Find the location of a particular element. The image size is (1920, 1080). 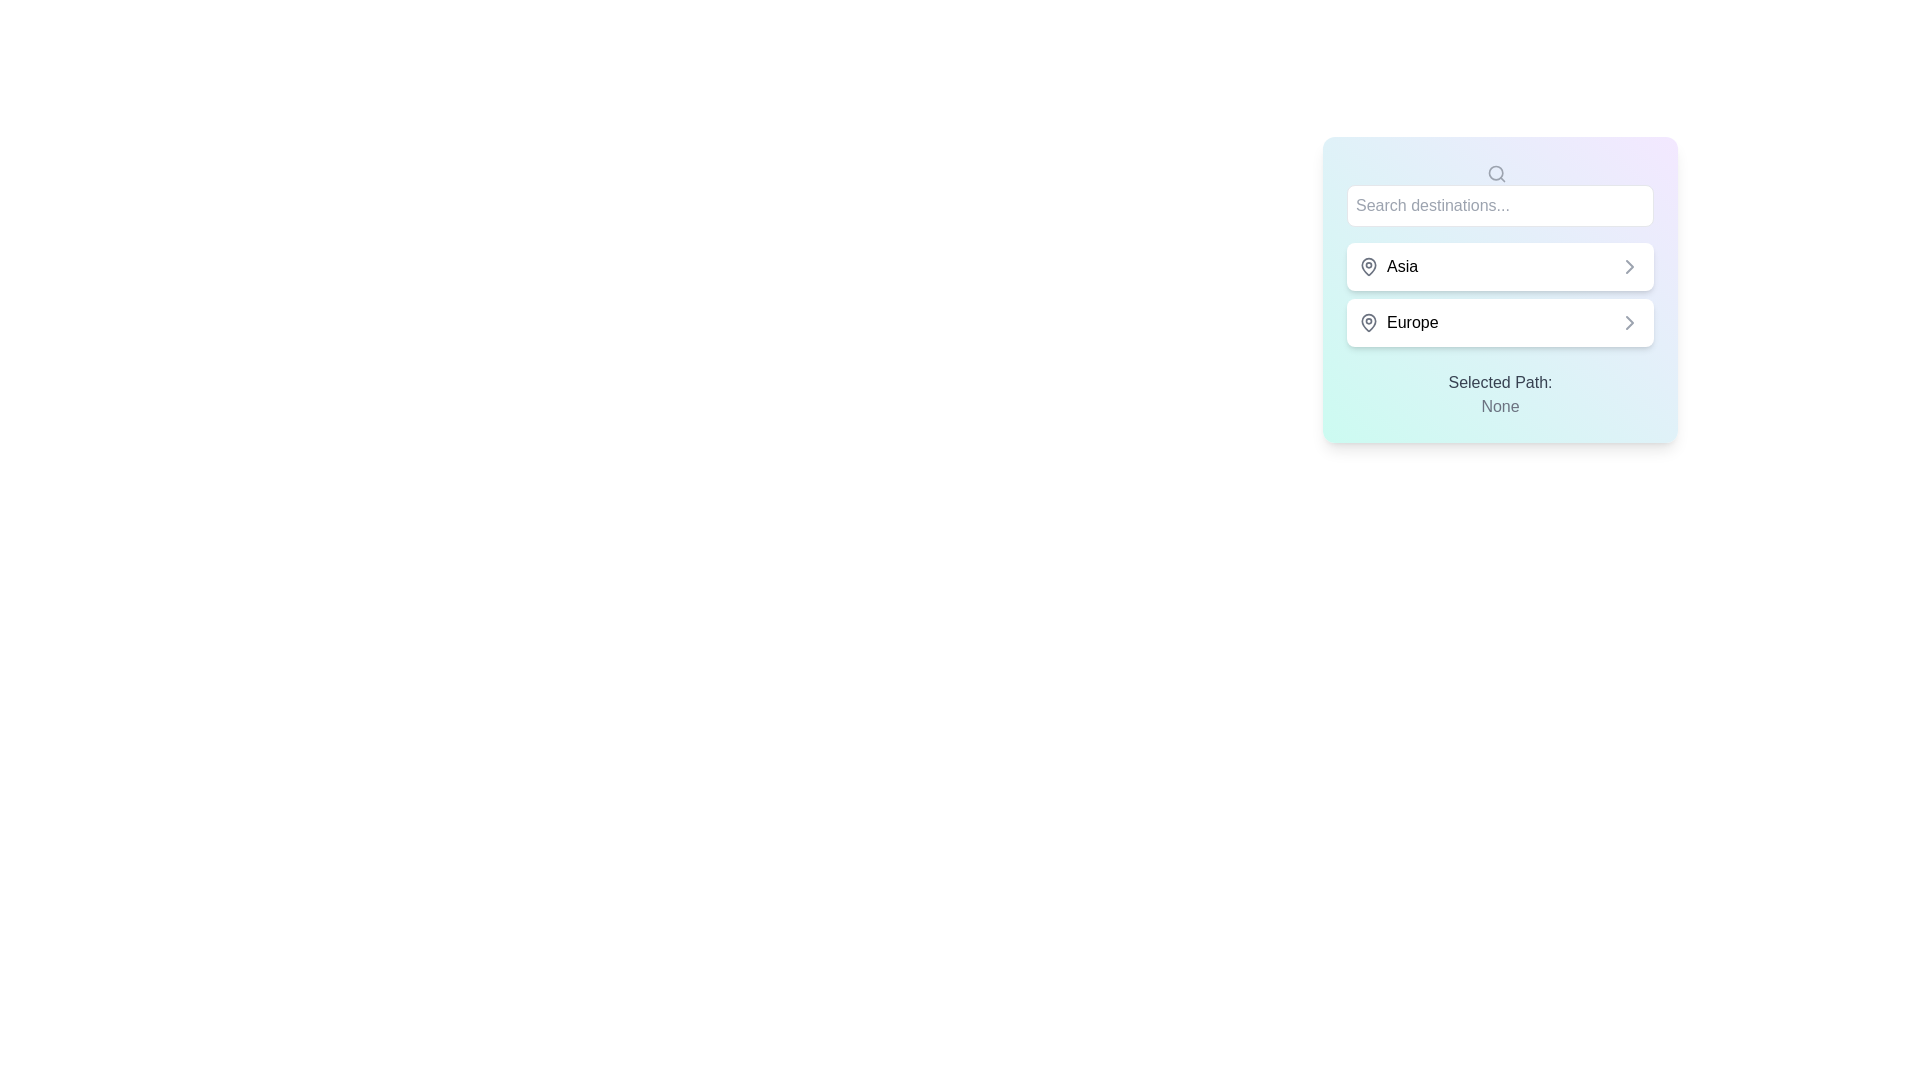

the icon located in the second row of the list, aligned to the right of the 'Europe' entry, to activate further actions or navigation options is located at coordinates (1630, 322).